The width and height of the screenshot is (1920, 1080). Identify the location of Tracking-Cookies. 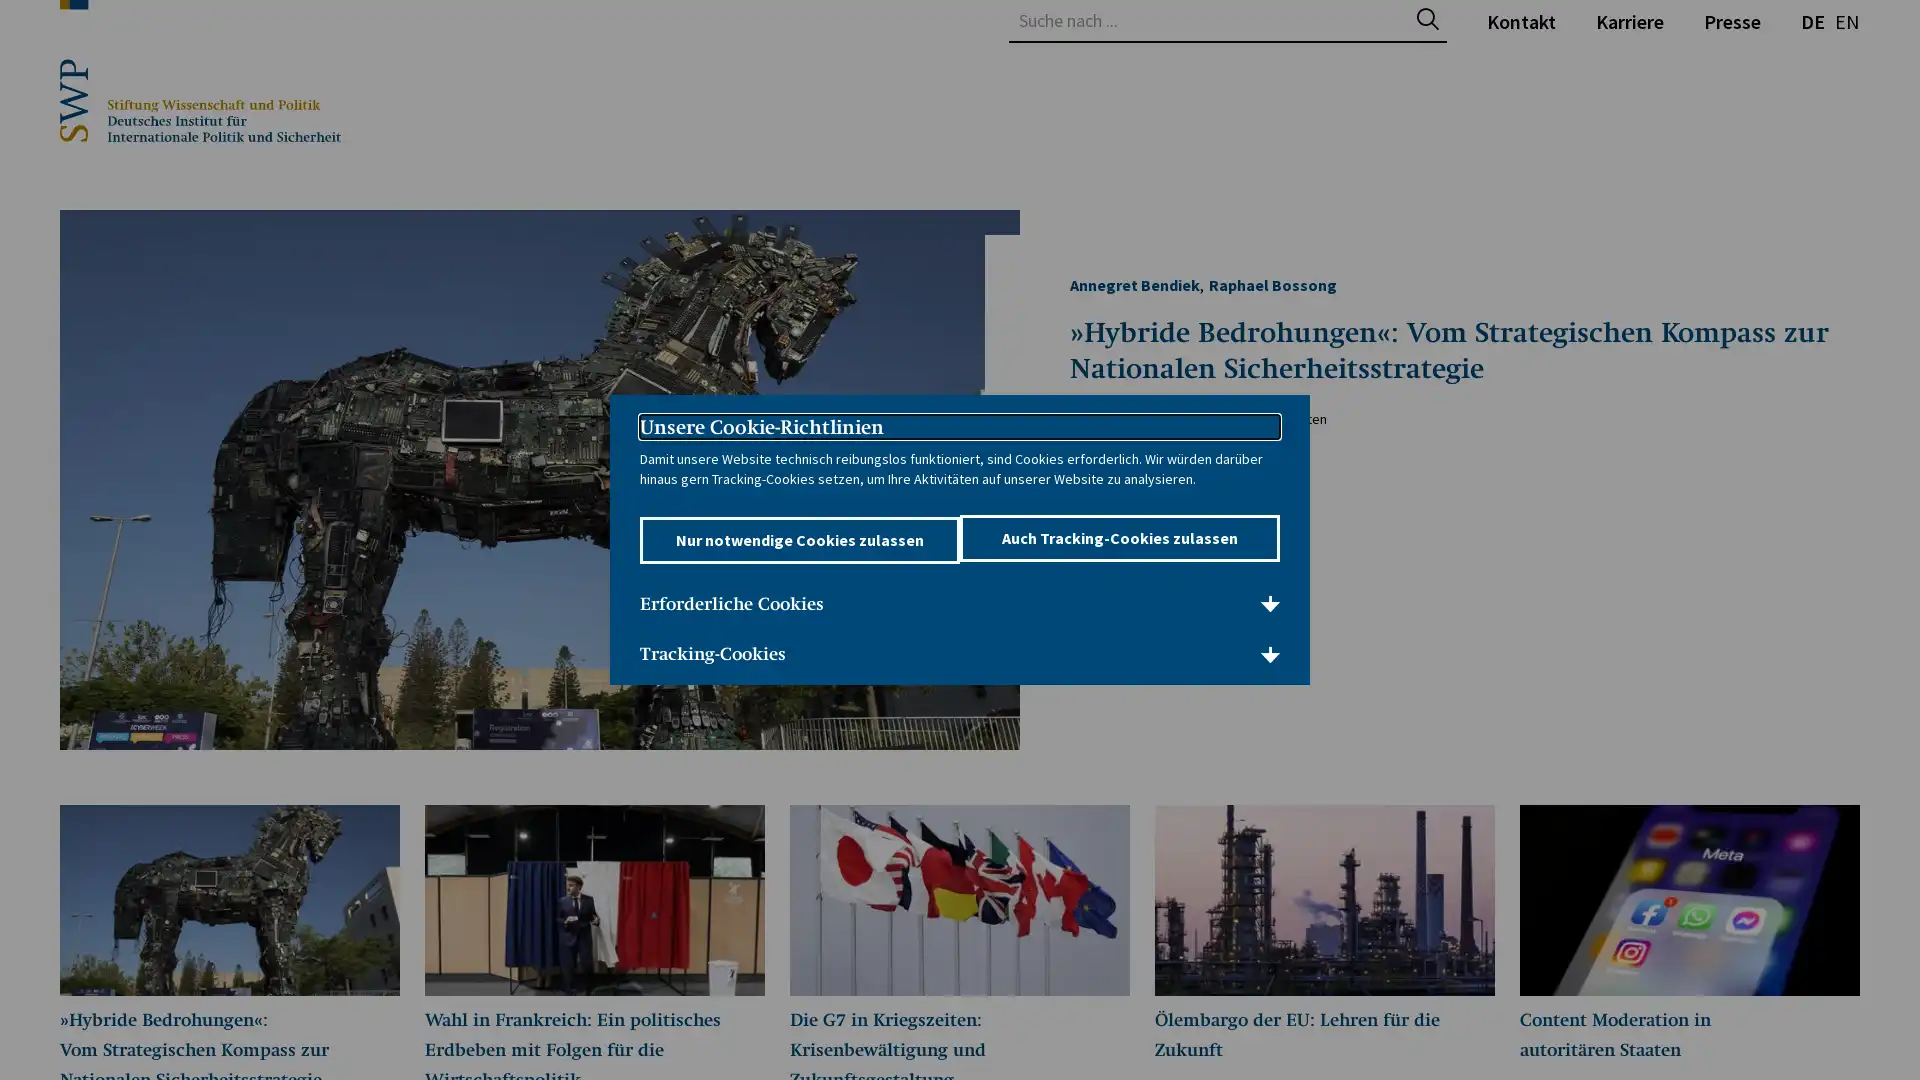
(960, 667).